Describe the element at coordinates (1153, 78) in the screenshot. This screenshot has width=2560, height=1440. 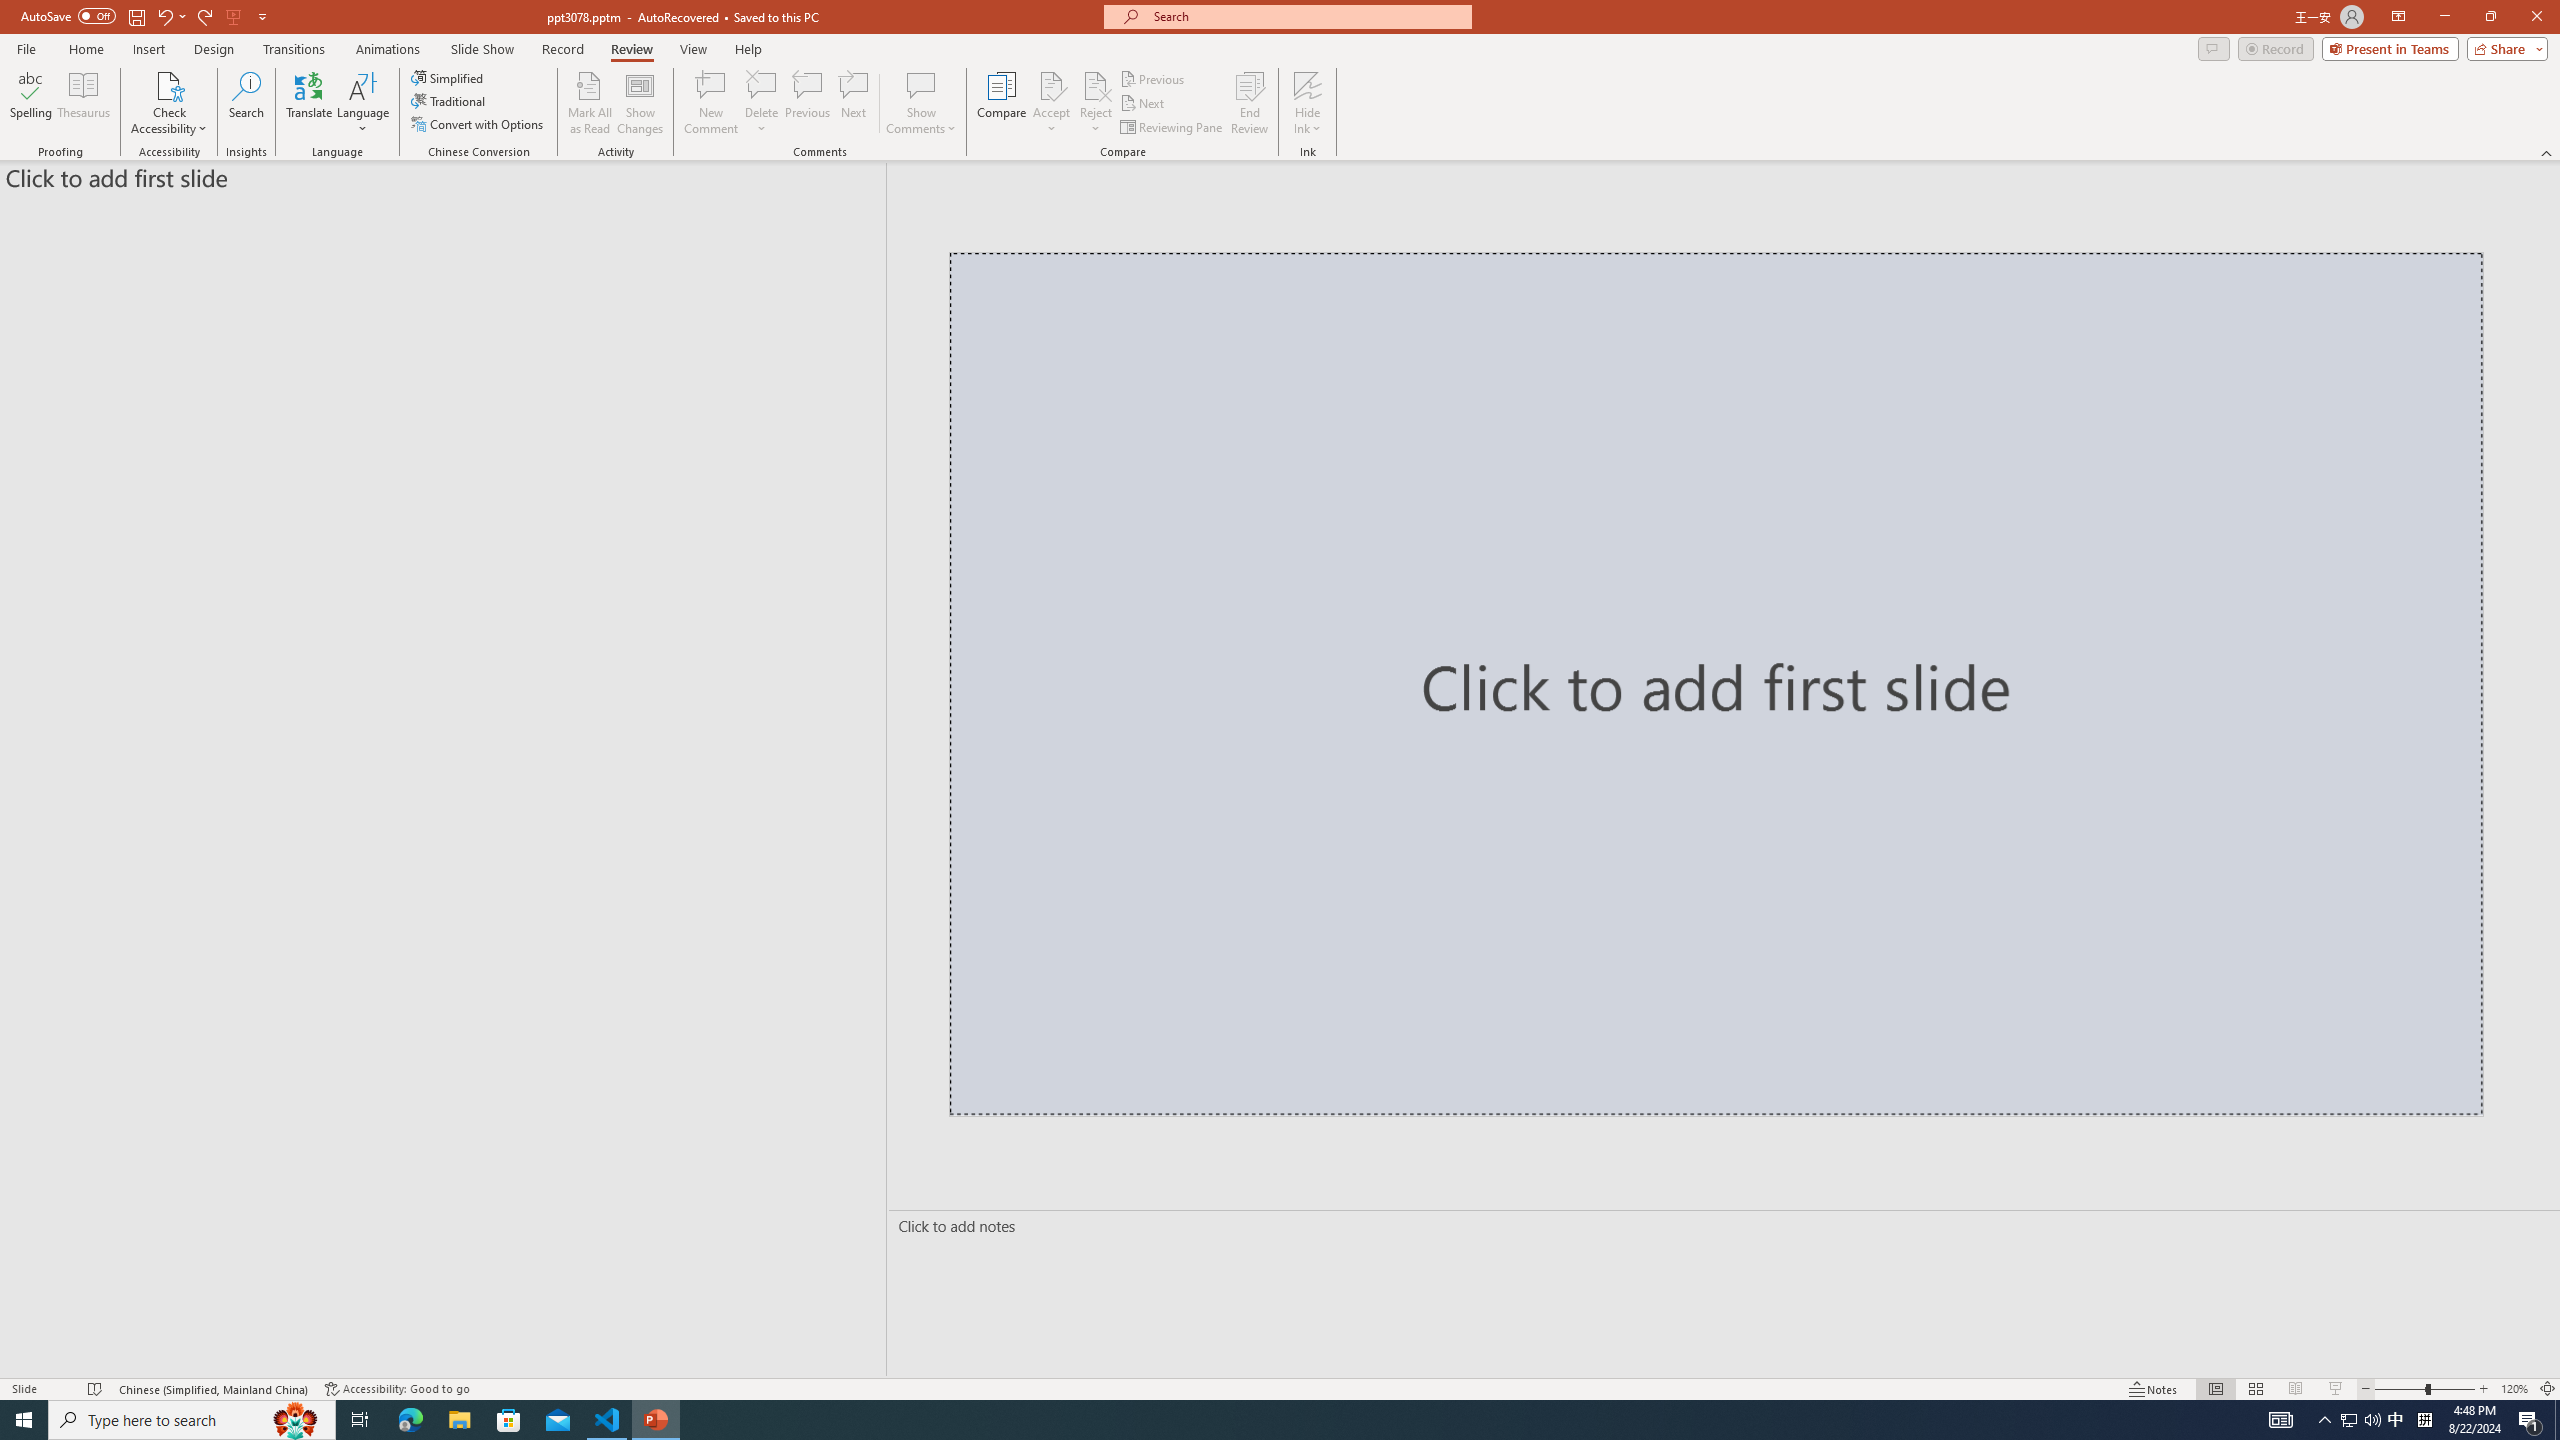
I see `'Previous'` at that location.